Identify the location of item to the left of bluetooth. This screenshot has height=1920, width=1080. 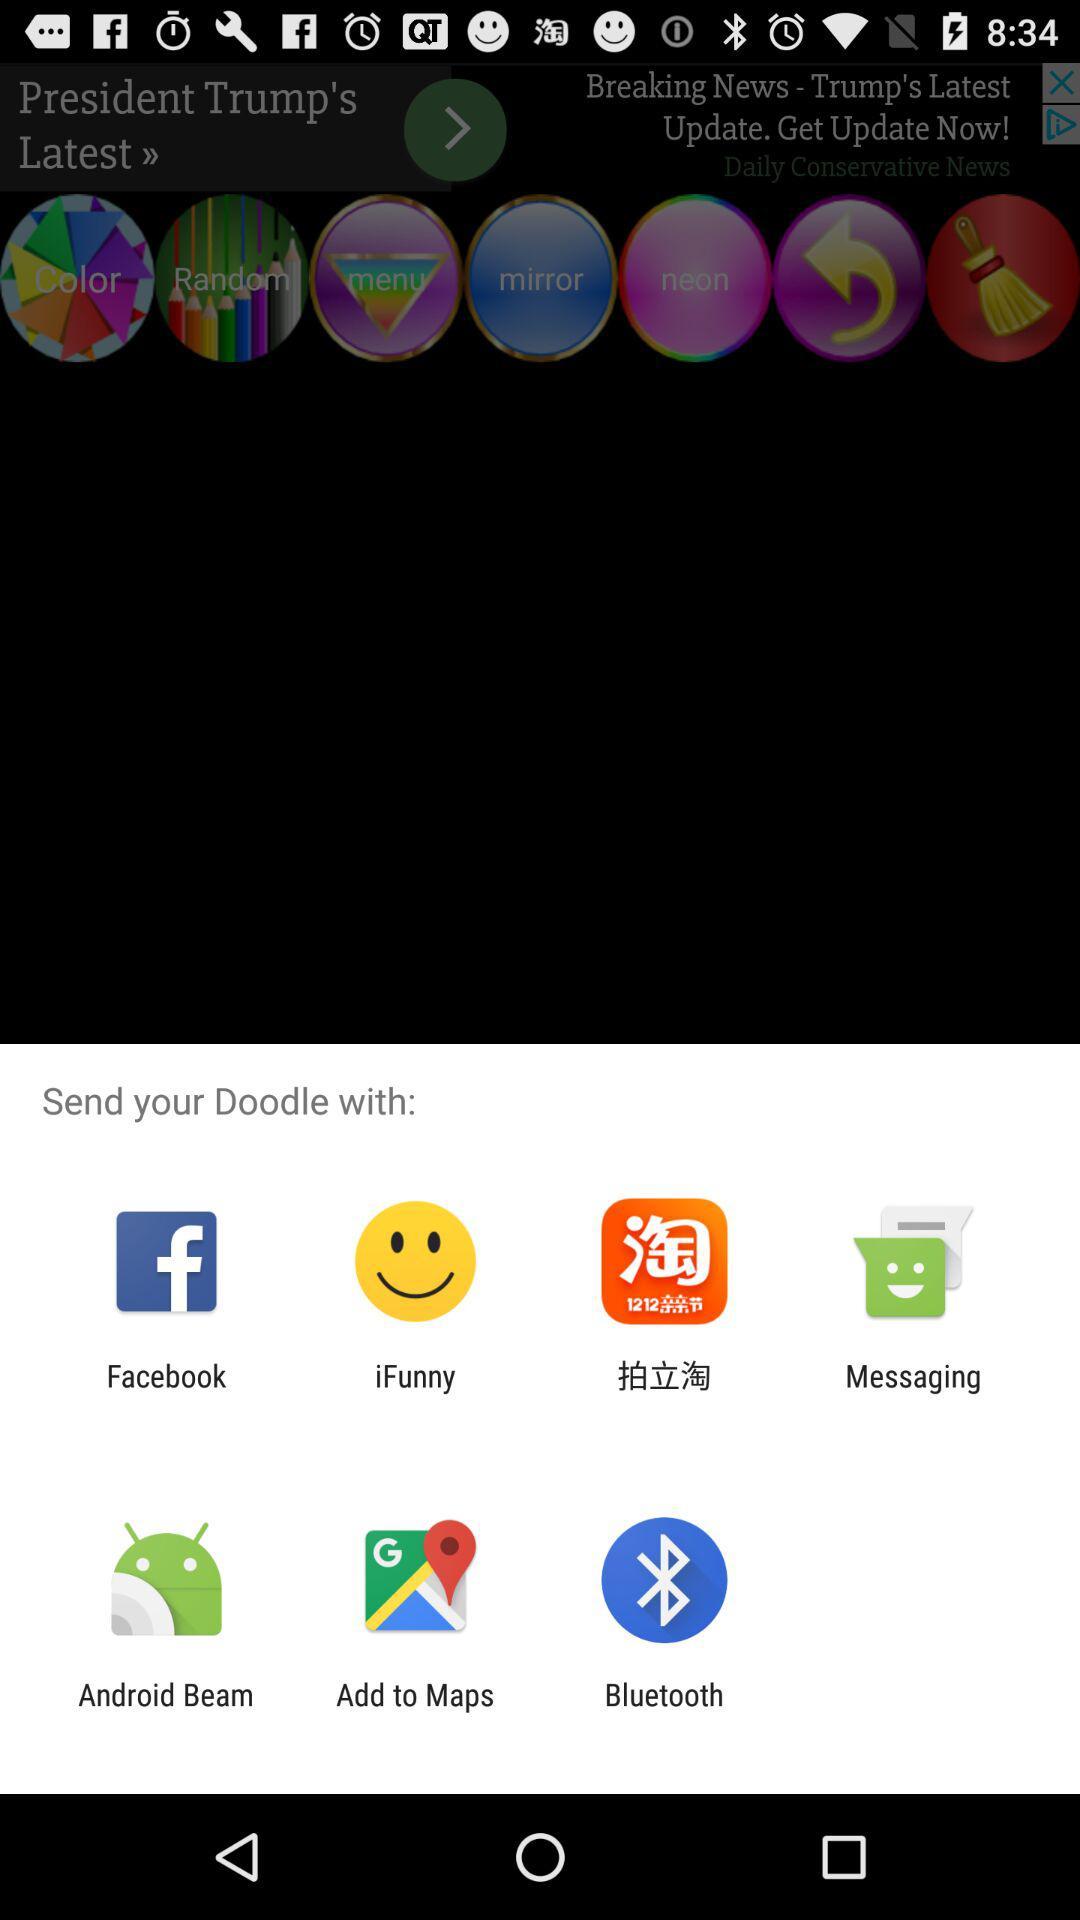
(414, 1711).